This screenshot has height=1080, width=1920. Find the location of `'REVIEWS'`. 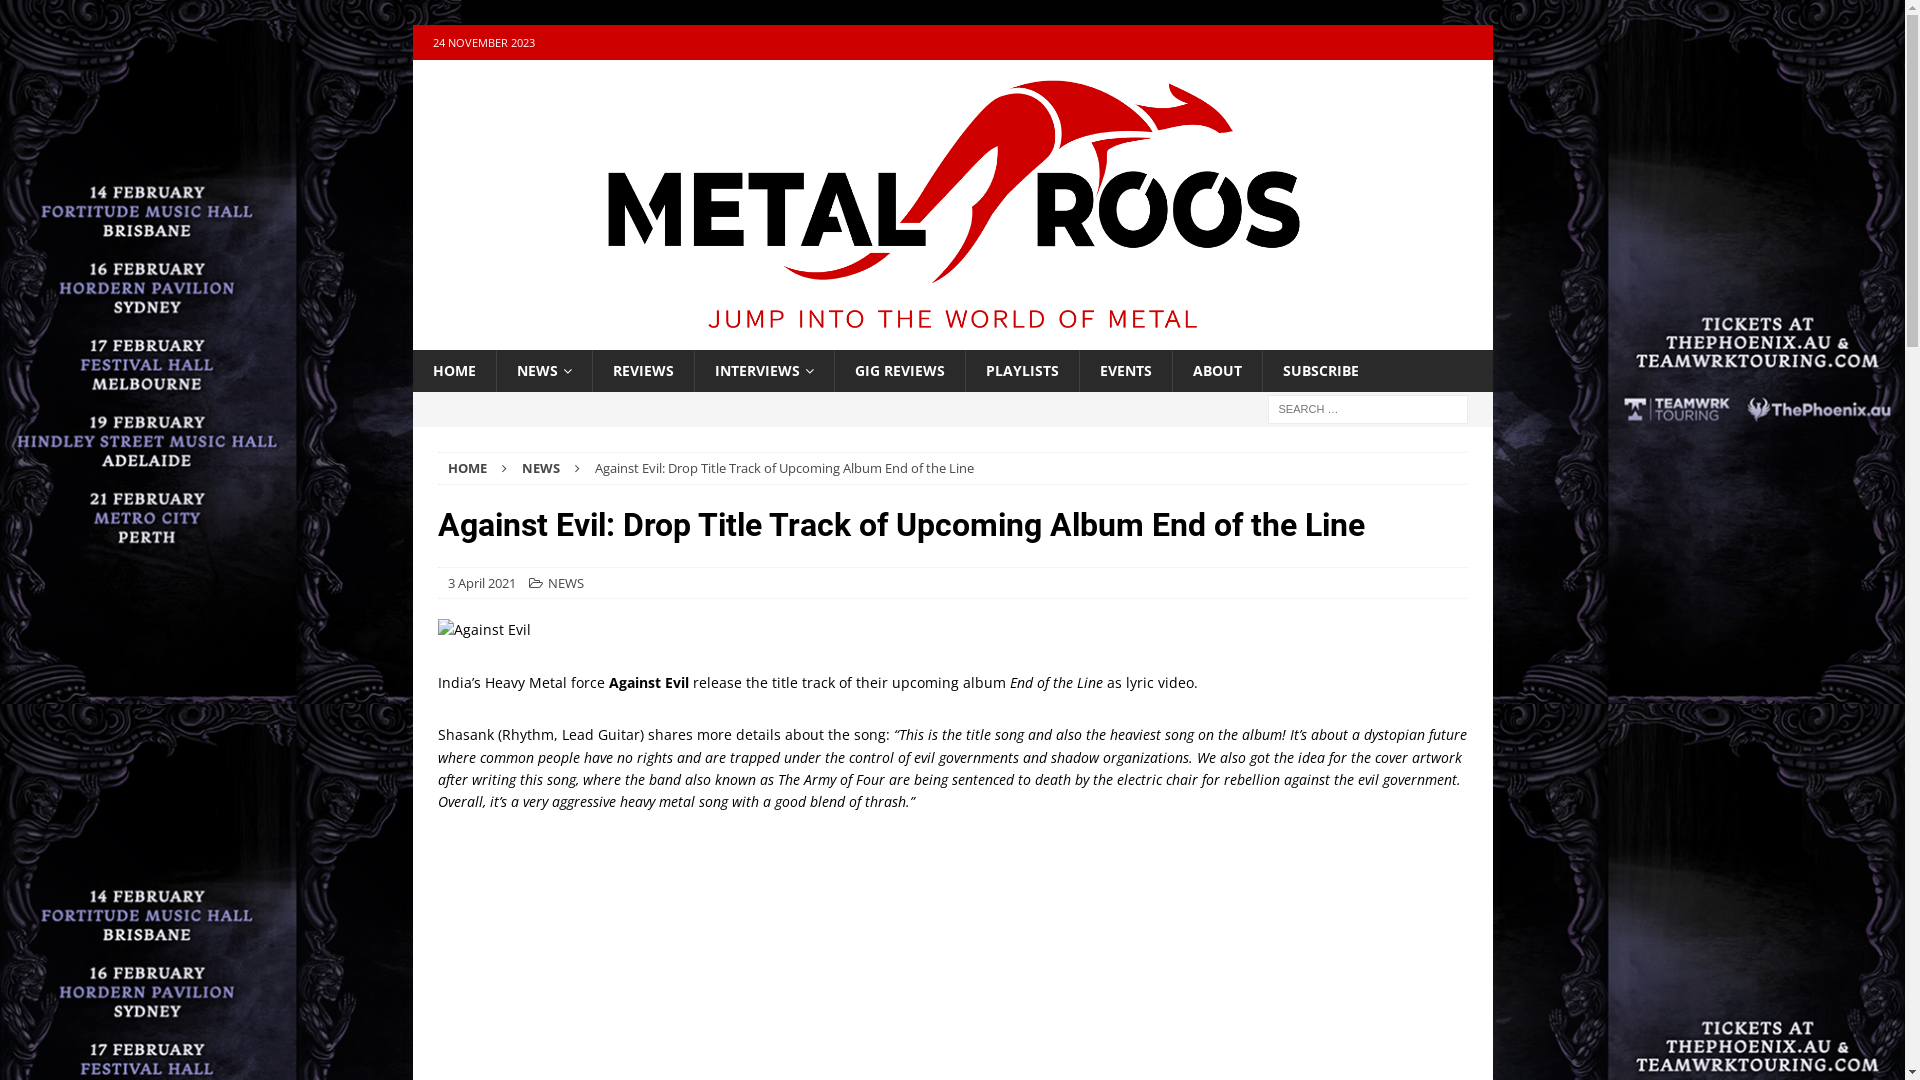

'REVIEWS' is located at coordinates (643, 370).